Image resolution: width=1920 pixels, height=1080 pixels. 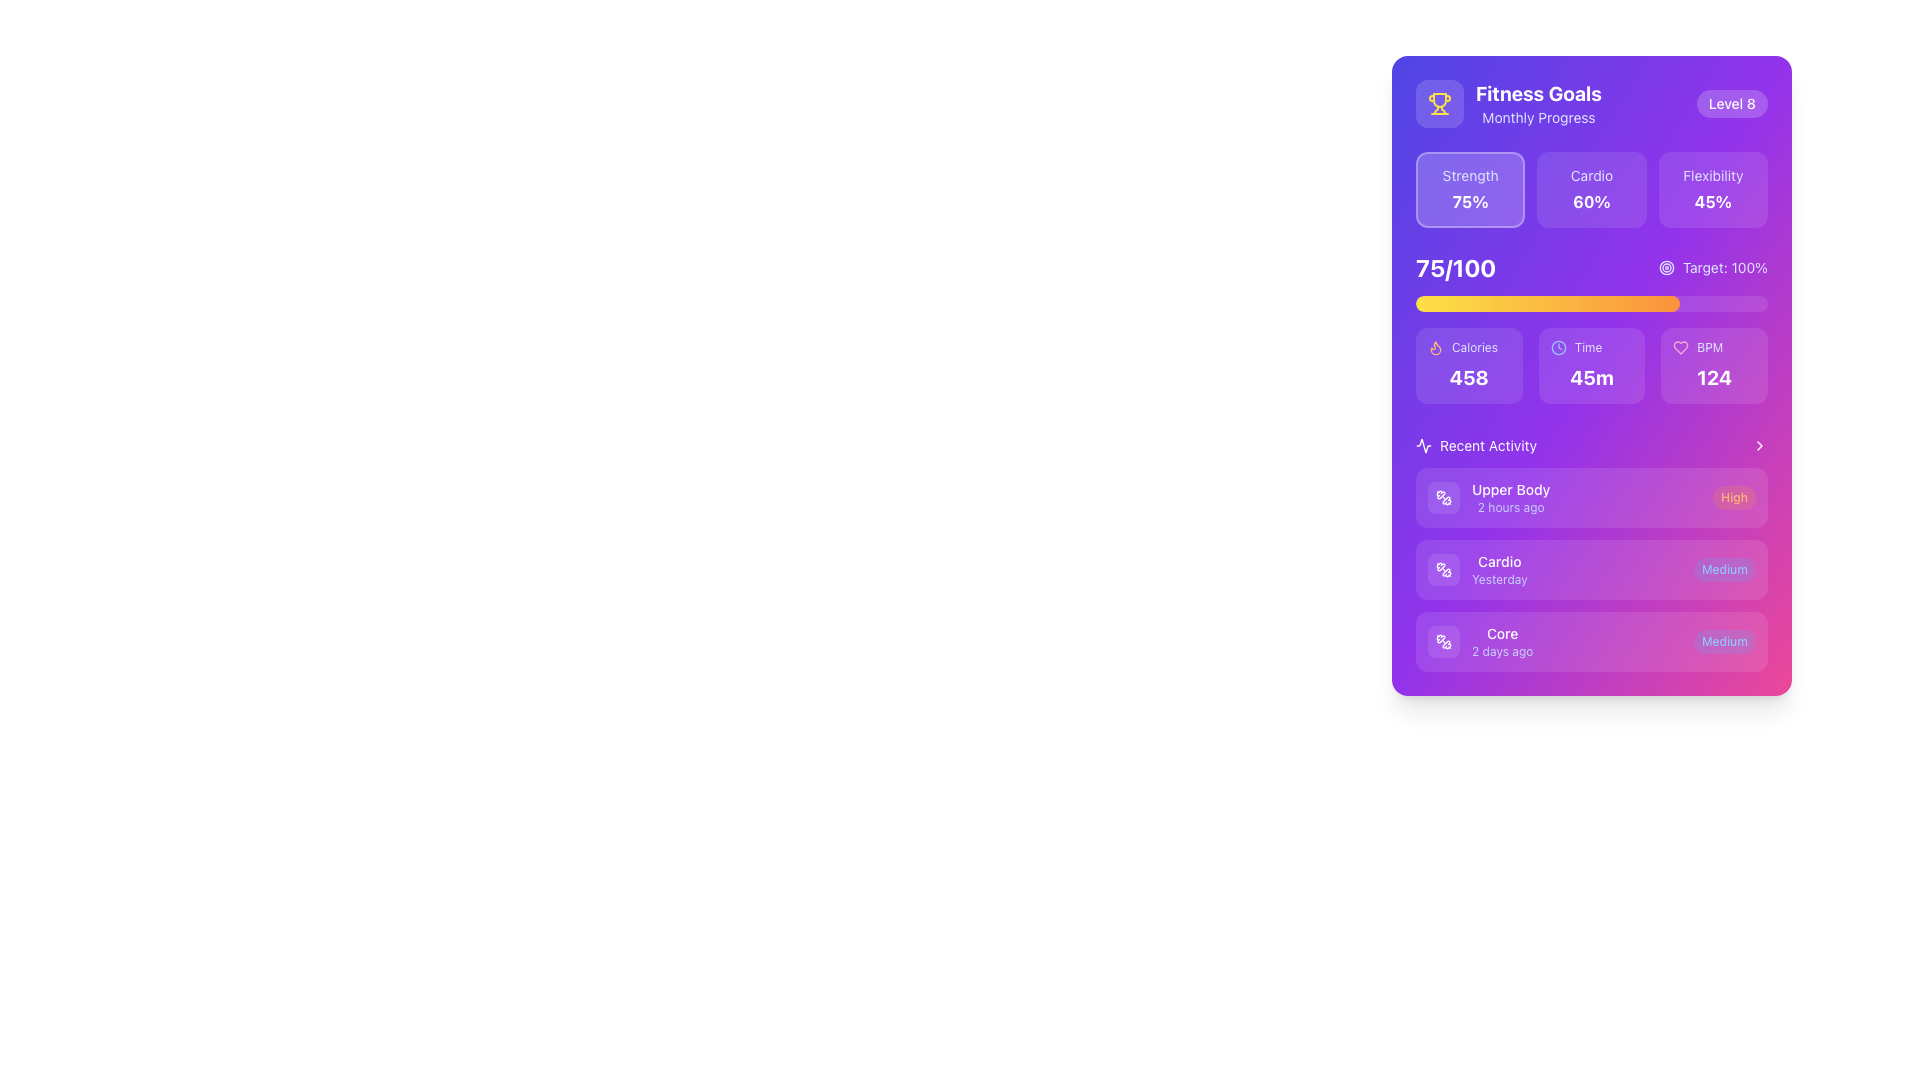 I want to click on the health or wellness icon located in the top-right area of the interface, next to the BPM section aligned with the numerical value '124', so click(x=1680, y=346).